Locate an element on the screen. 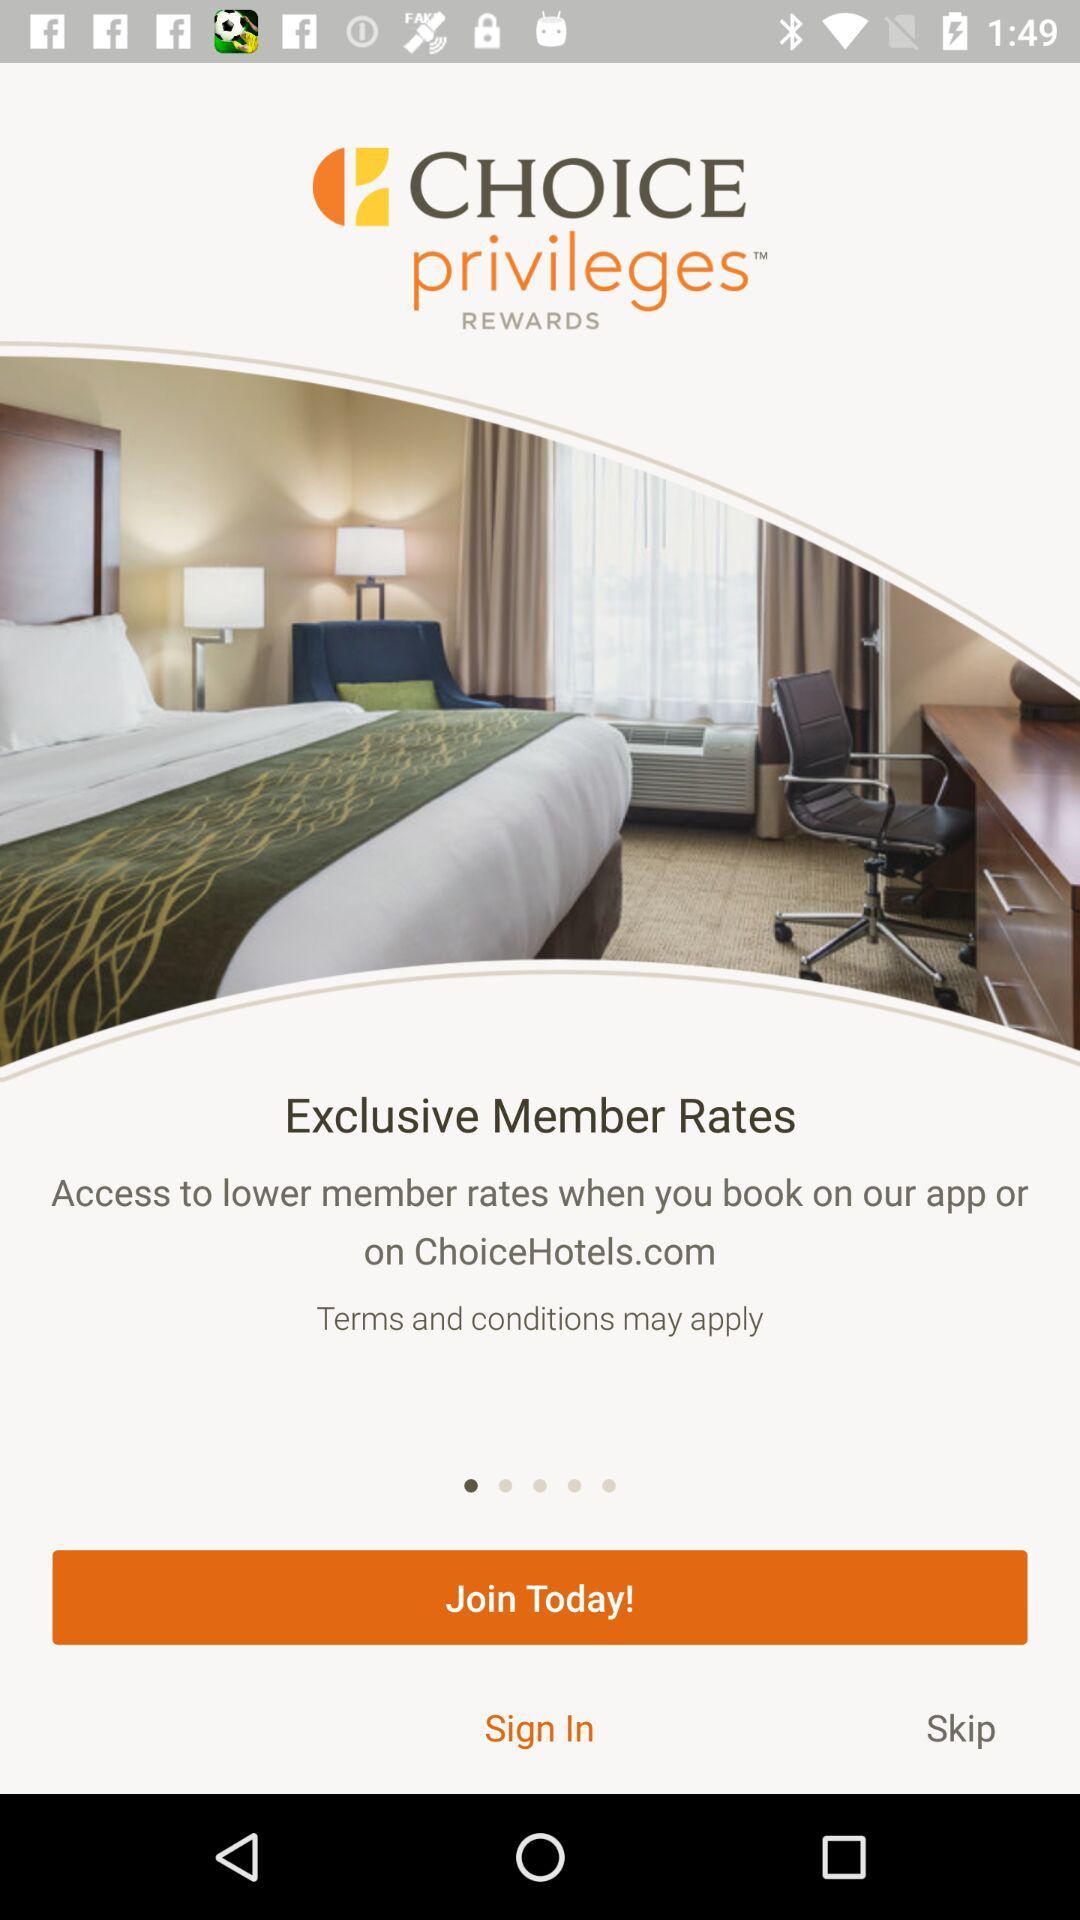  the icon to the left of skip item is located at coordinates (538, 1726).